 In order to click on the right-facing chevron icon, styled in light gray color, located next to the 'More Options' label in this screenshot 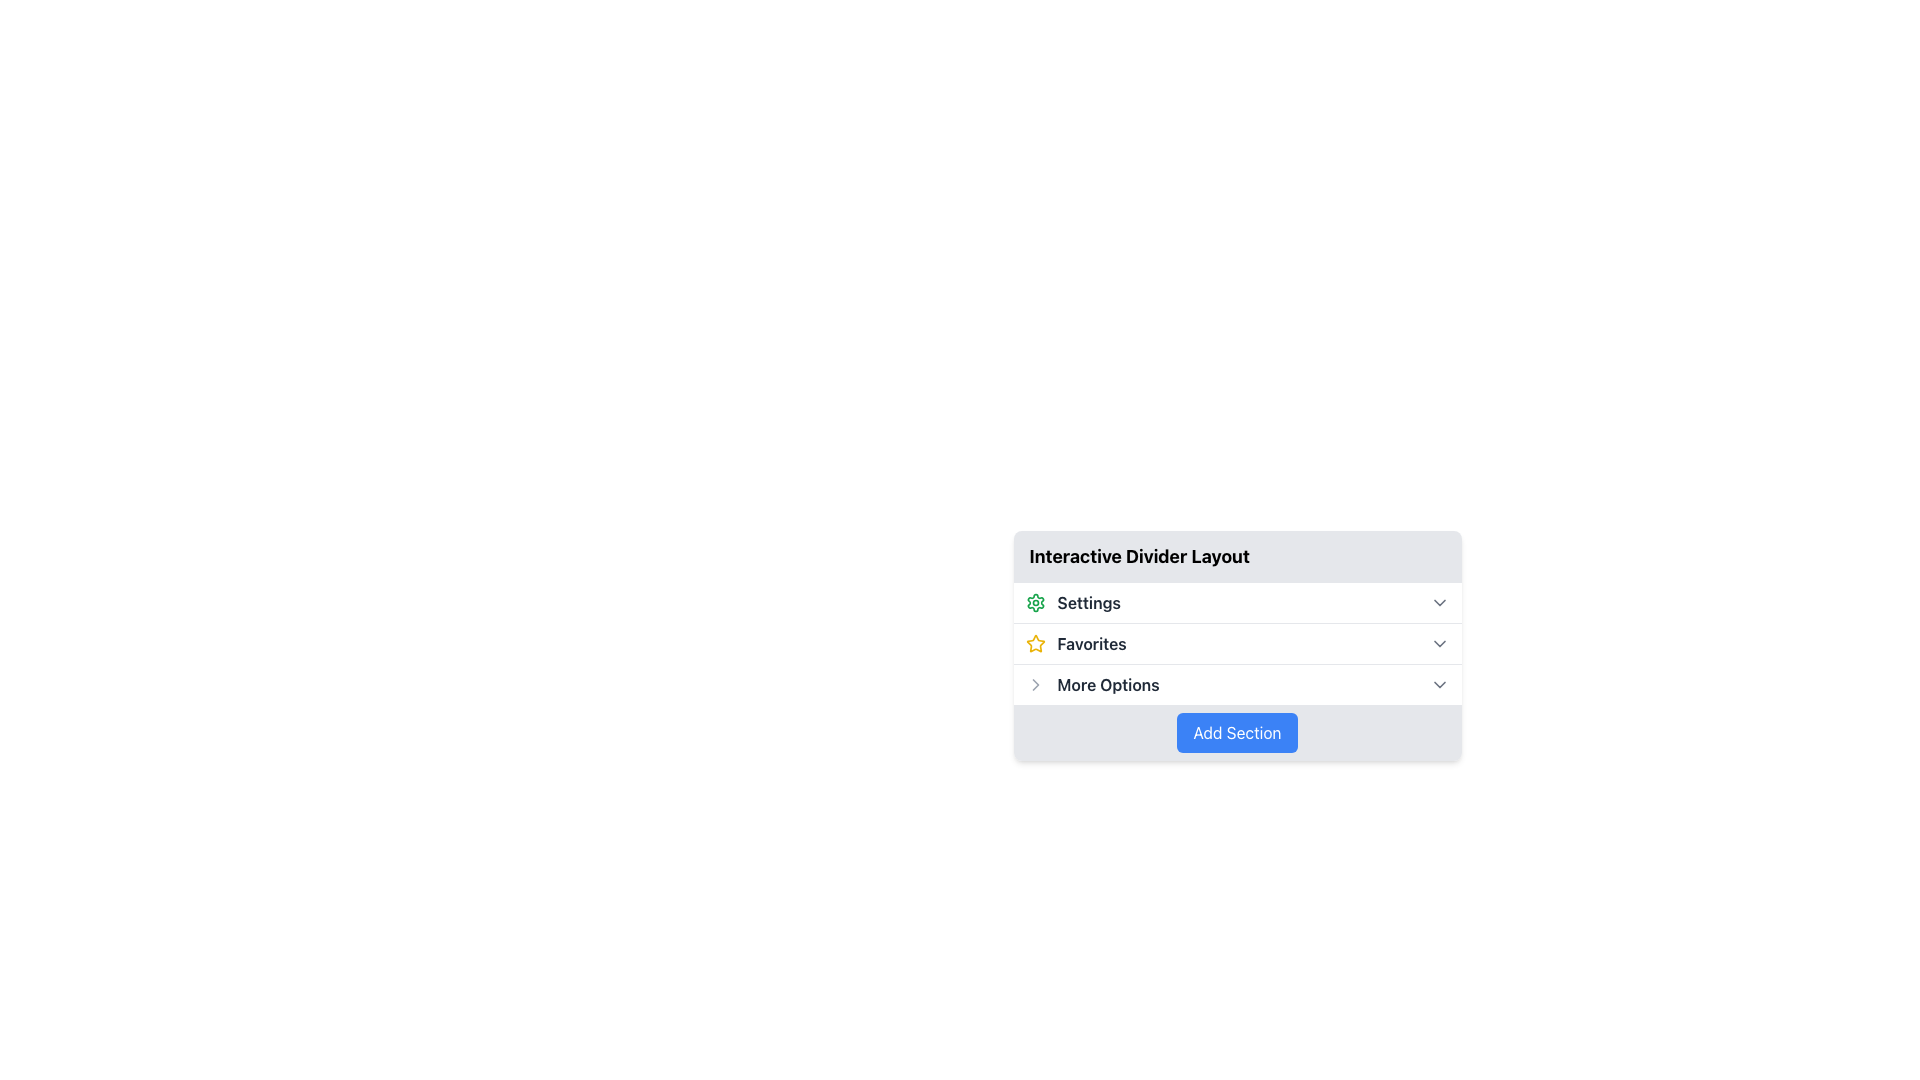, I will do `click(1035, 684)`.